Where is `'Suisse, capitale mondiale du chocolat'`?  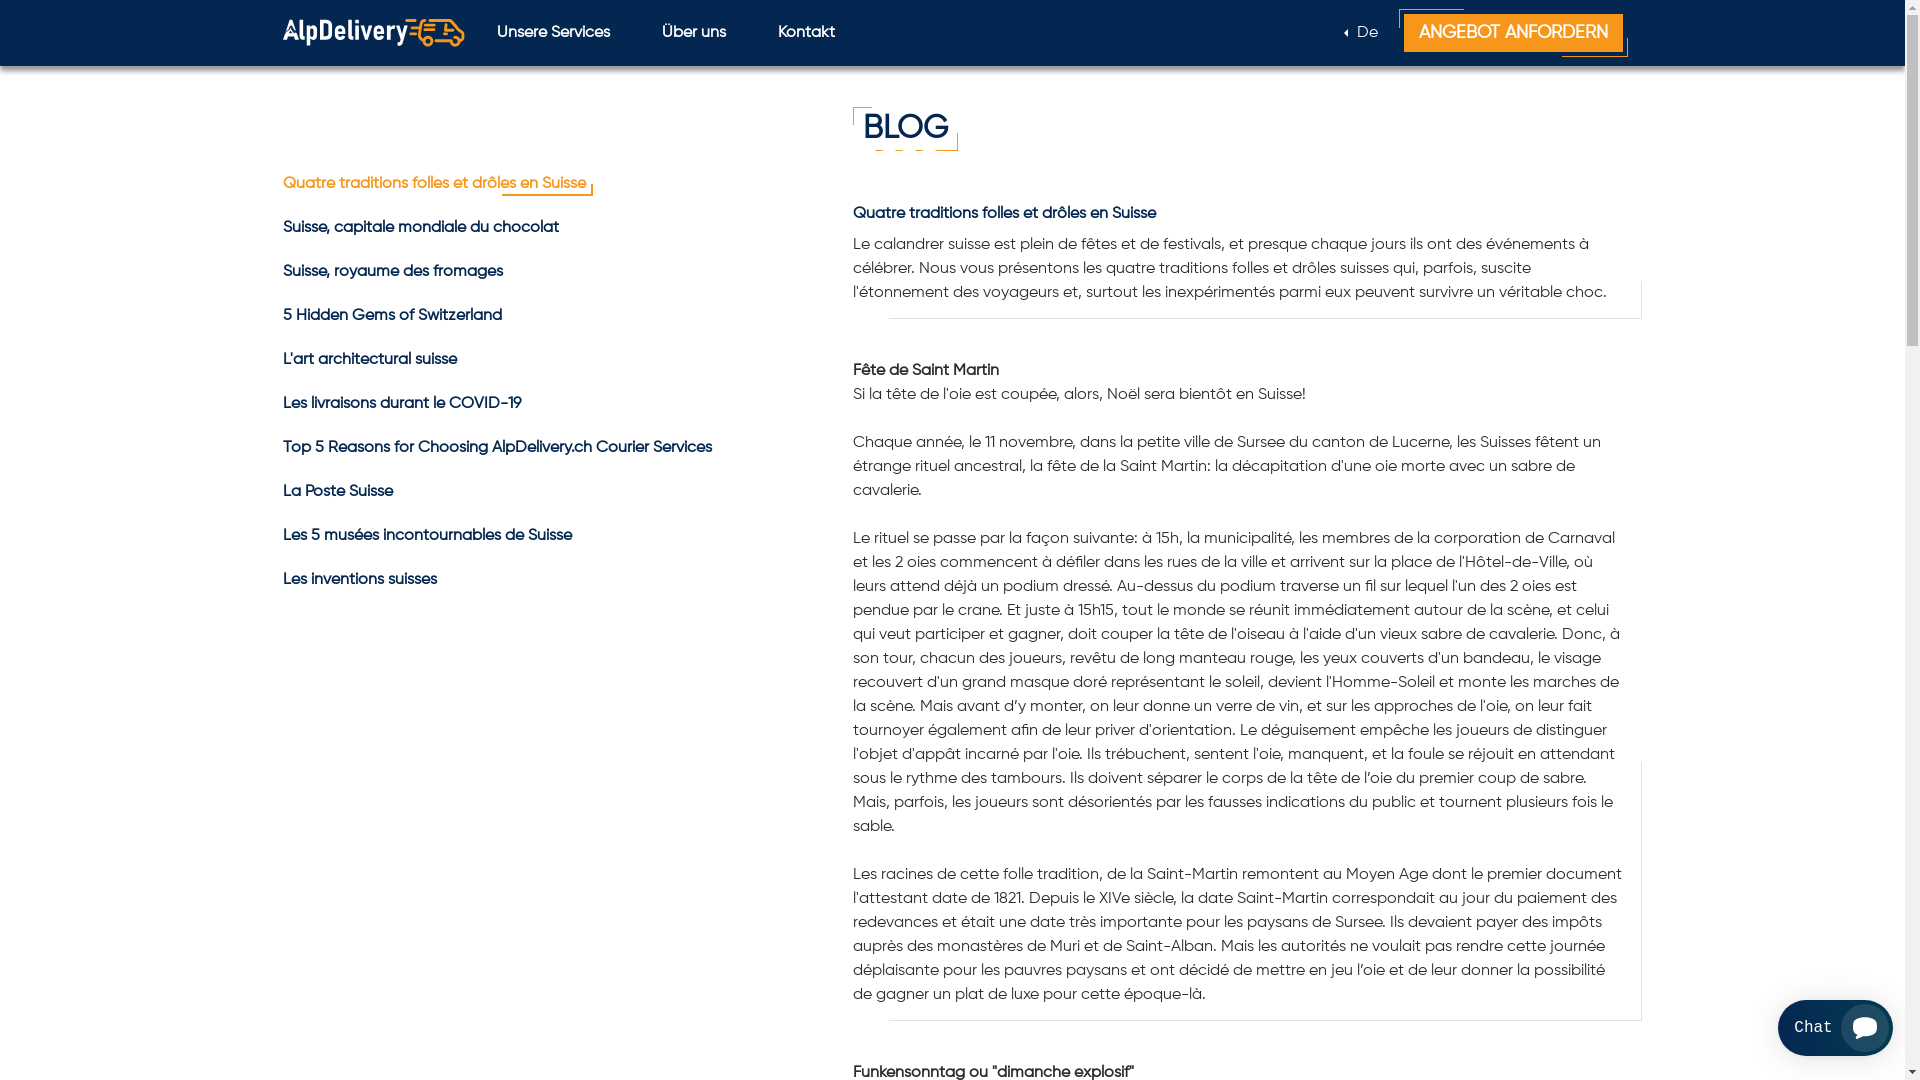
'Suisse, capitale mondiale du chocolat' is located at coordinates (419, 226).